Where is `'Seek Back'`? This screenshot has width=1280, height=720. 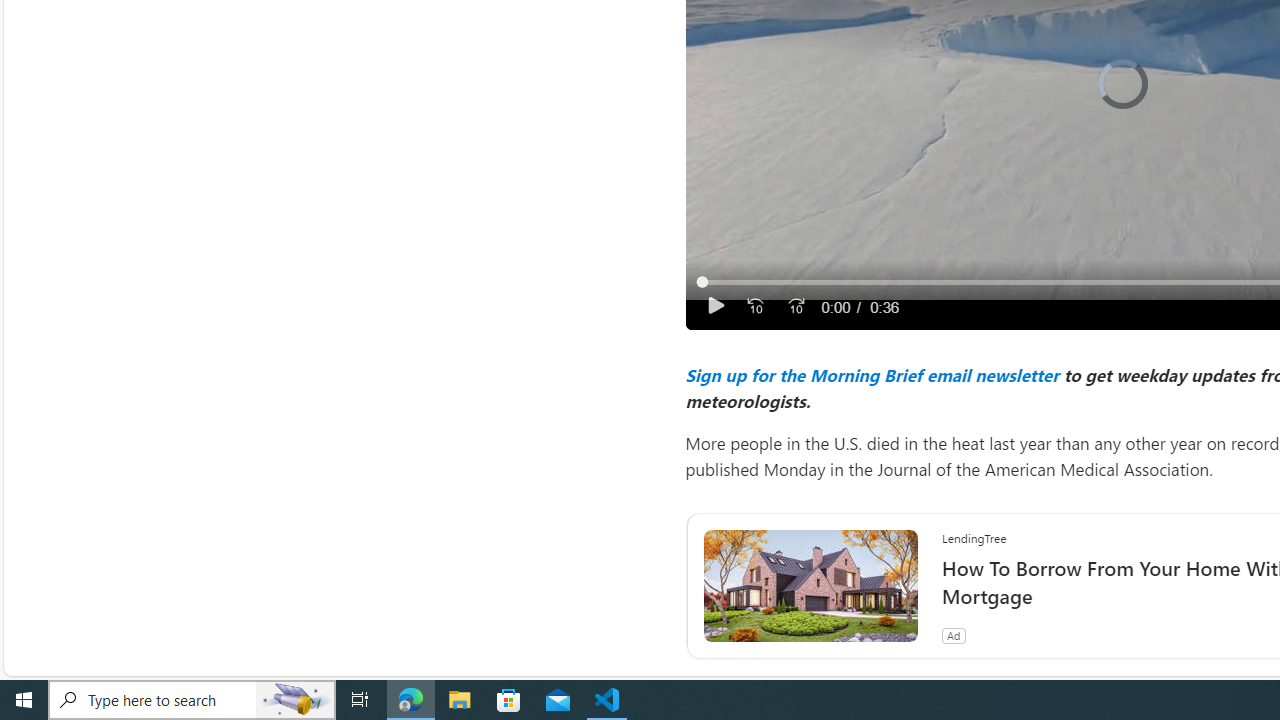 'Seek Back' is located at coordinates (754, 306).